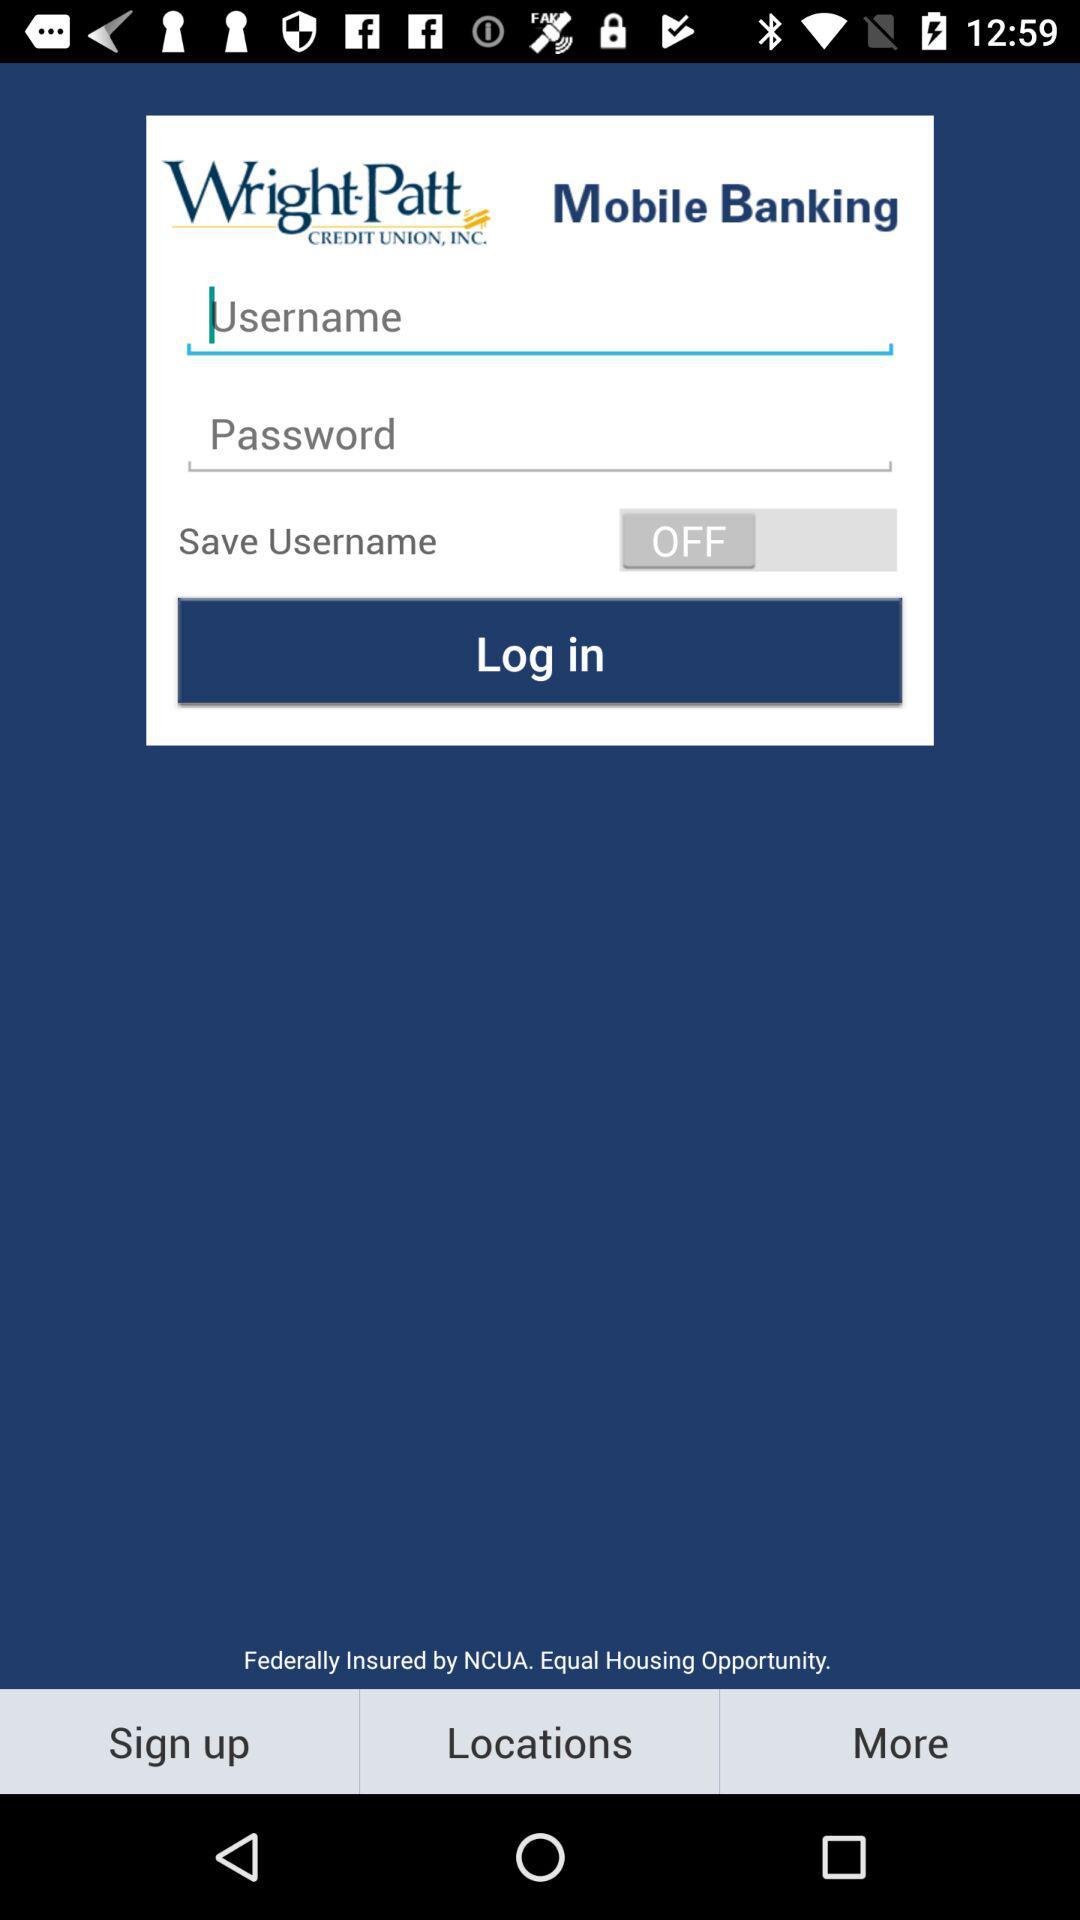  Describe the element at coordinates (538, 1740) in the screenshot. I see `the icon below the federally insured by item` at that location.